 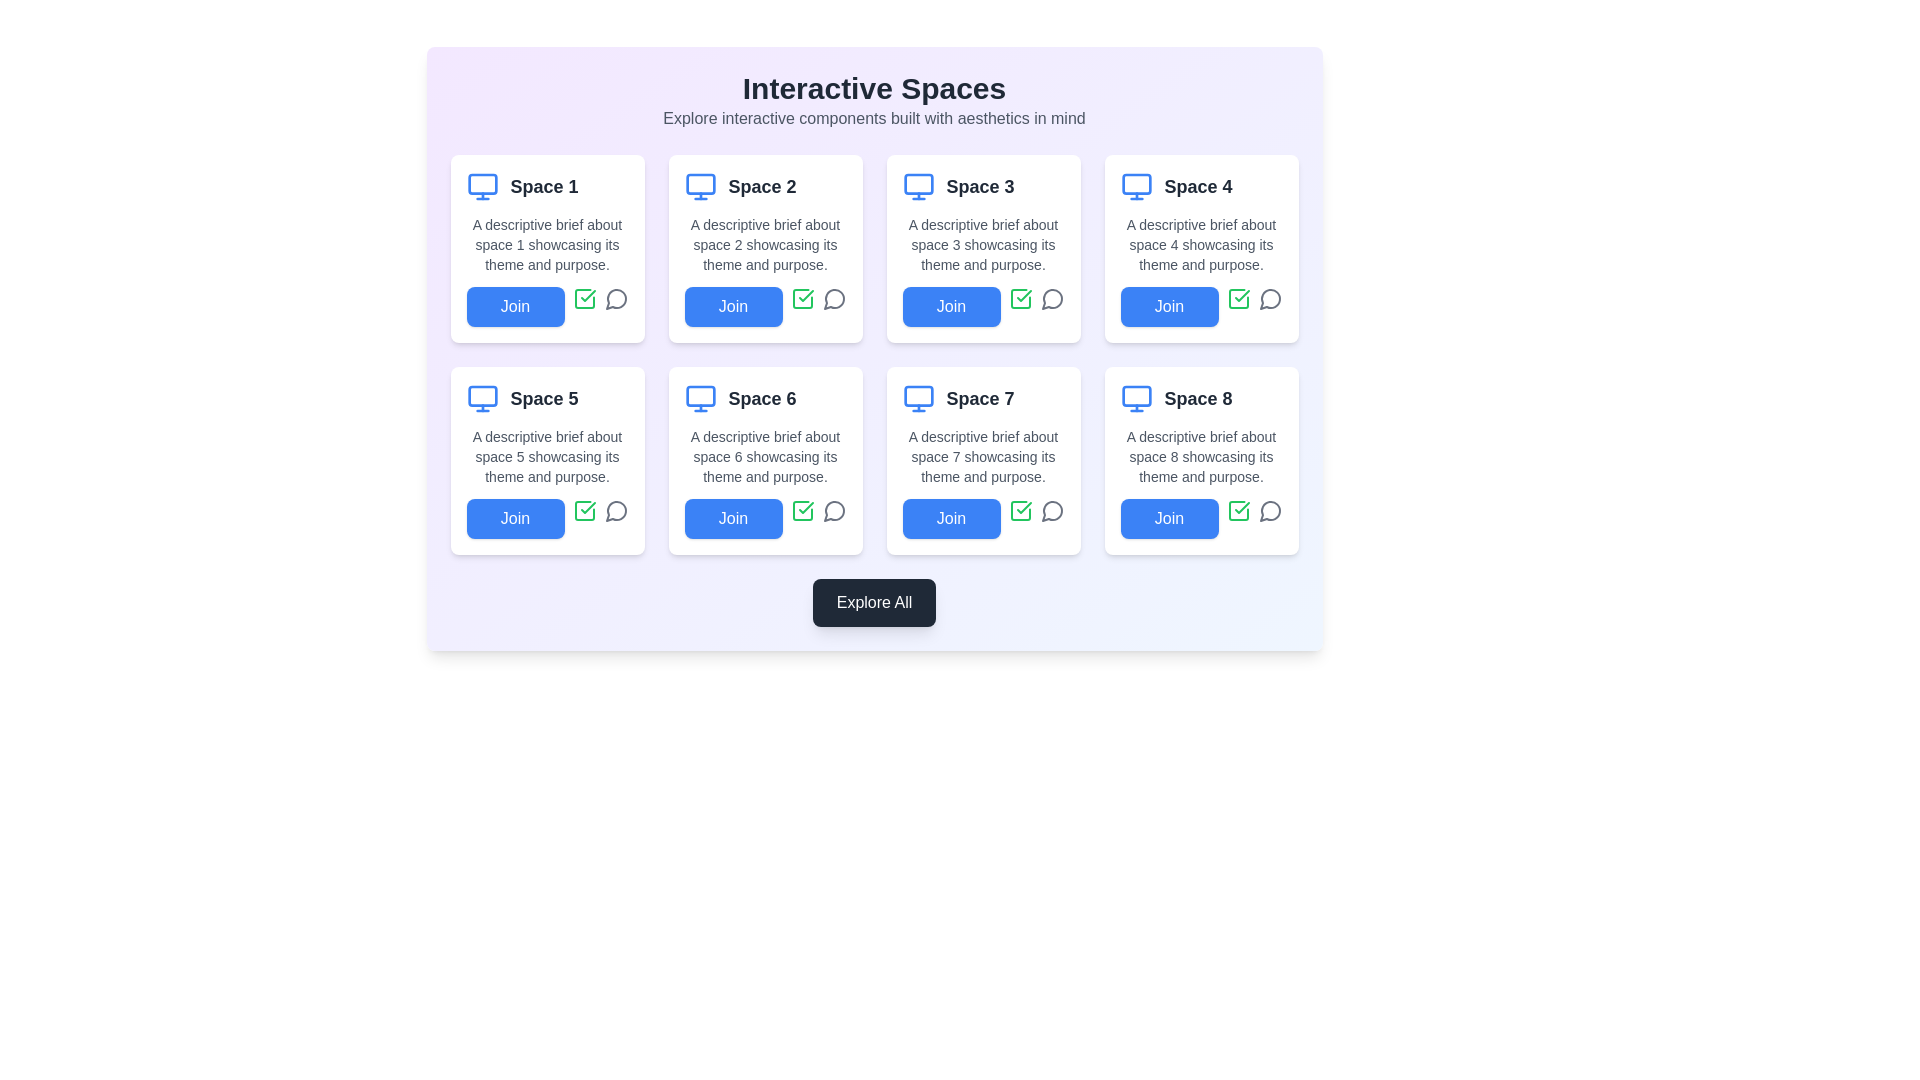 I want to click on the Icon located in the third card component of the top row in the grid layout, so click(x=1020, y=299).